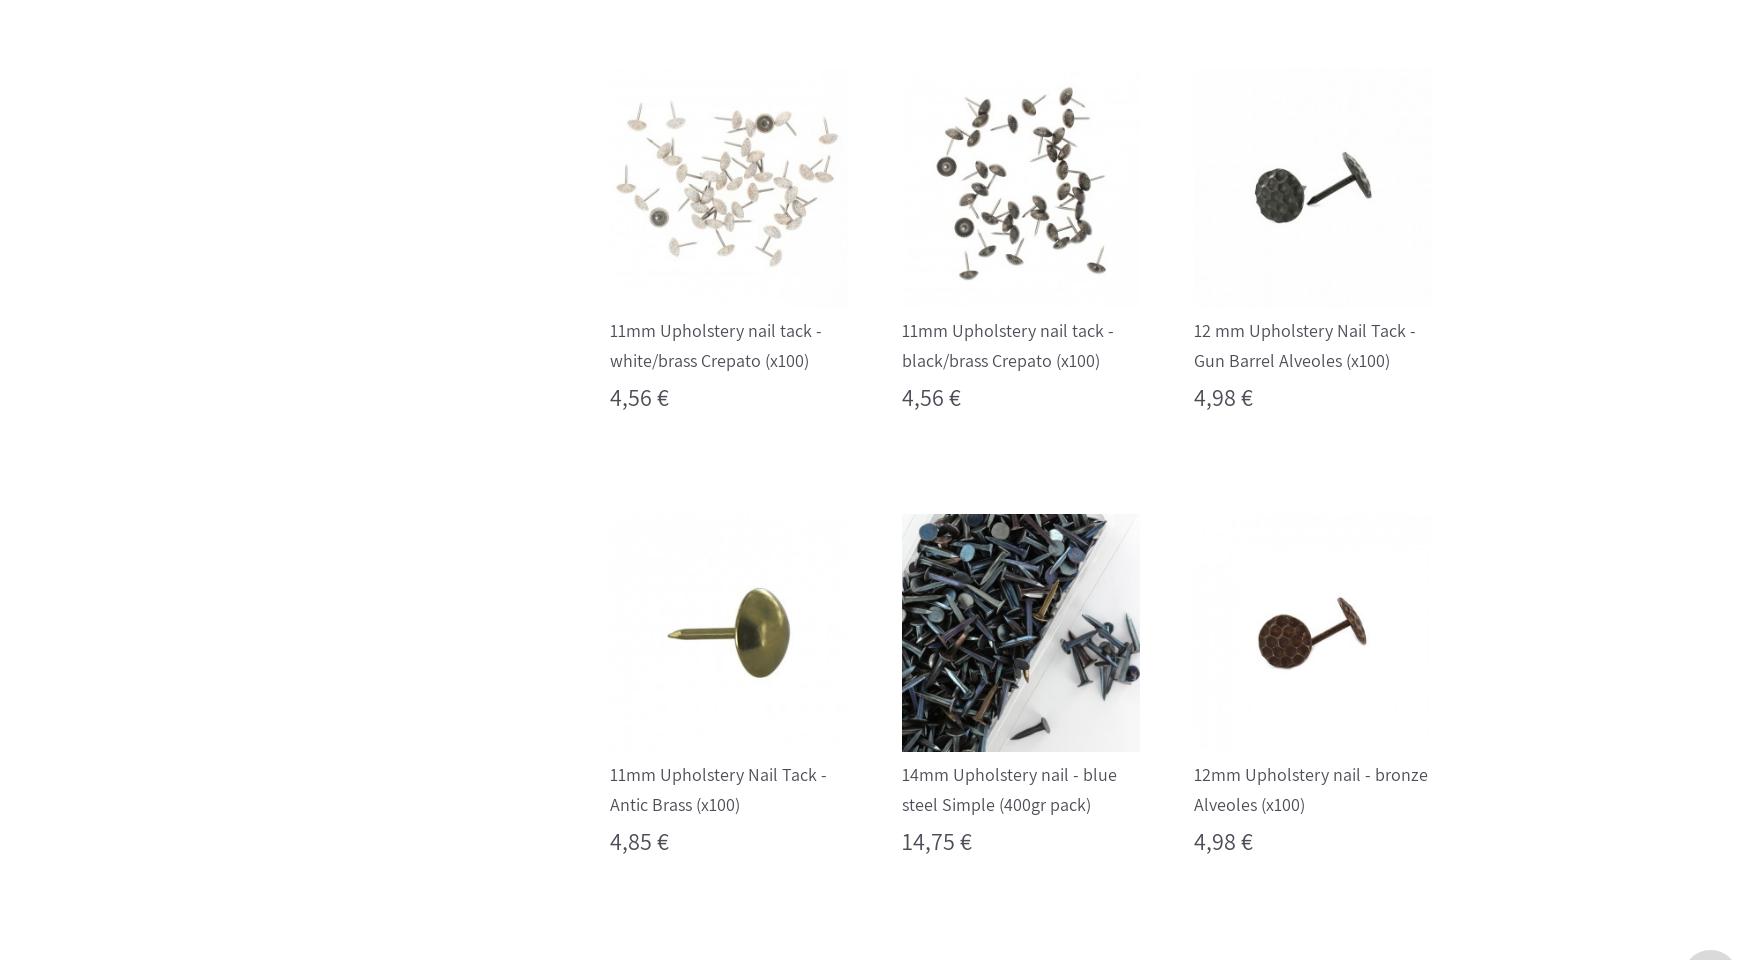 This screenshot has width=1750, height=960. I want to click on '11mm Upholstery nail tack - black/brass Crepato (x100)', so click(1005, 344).